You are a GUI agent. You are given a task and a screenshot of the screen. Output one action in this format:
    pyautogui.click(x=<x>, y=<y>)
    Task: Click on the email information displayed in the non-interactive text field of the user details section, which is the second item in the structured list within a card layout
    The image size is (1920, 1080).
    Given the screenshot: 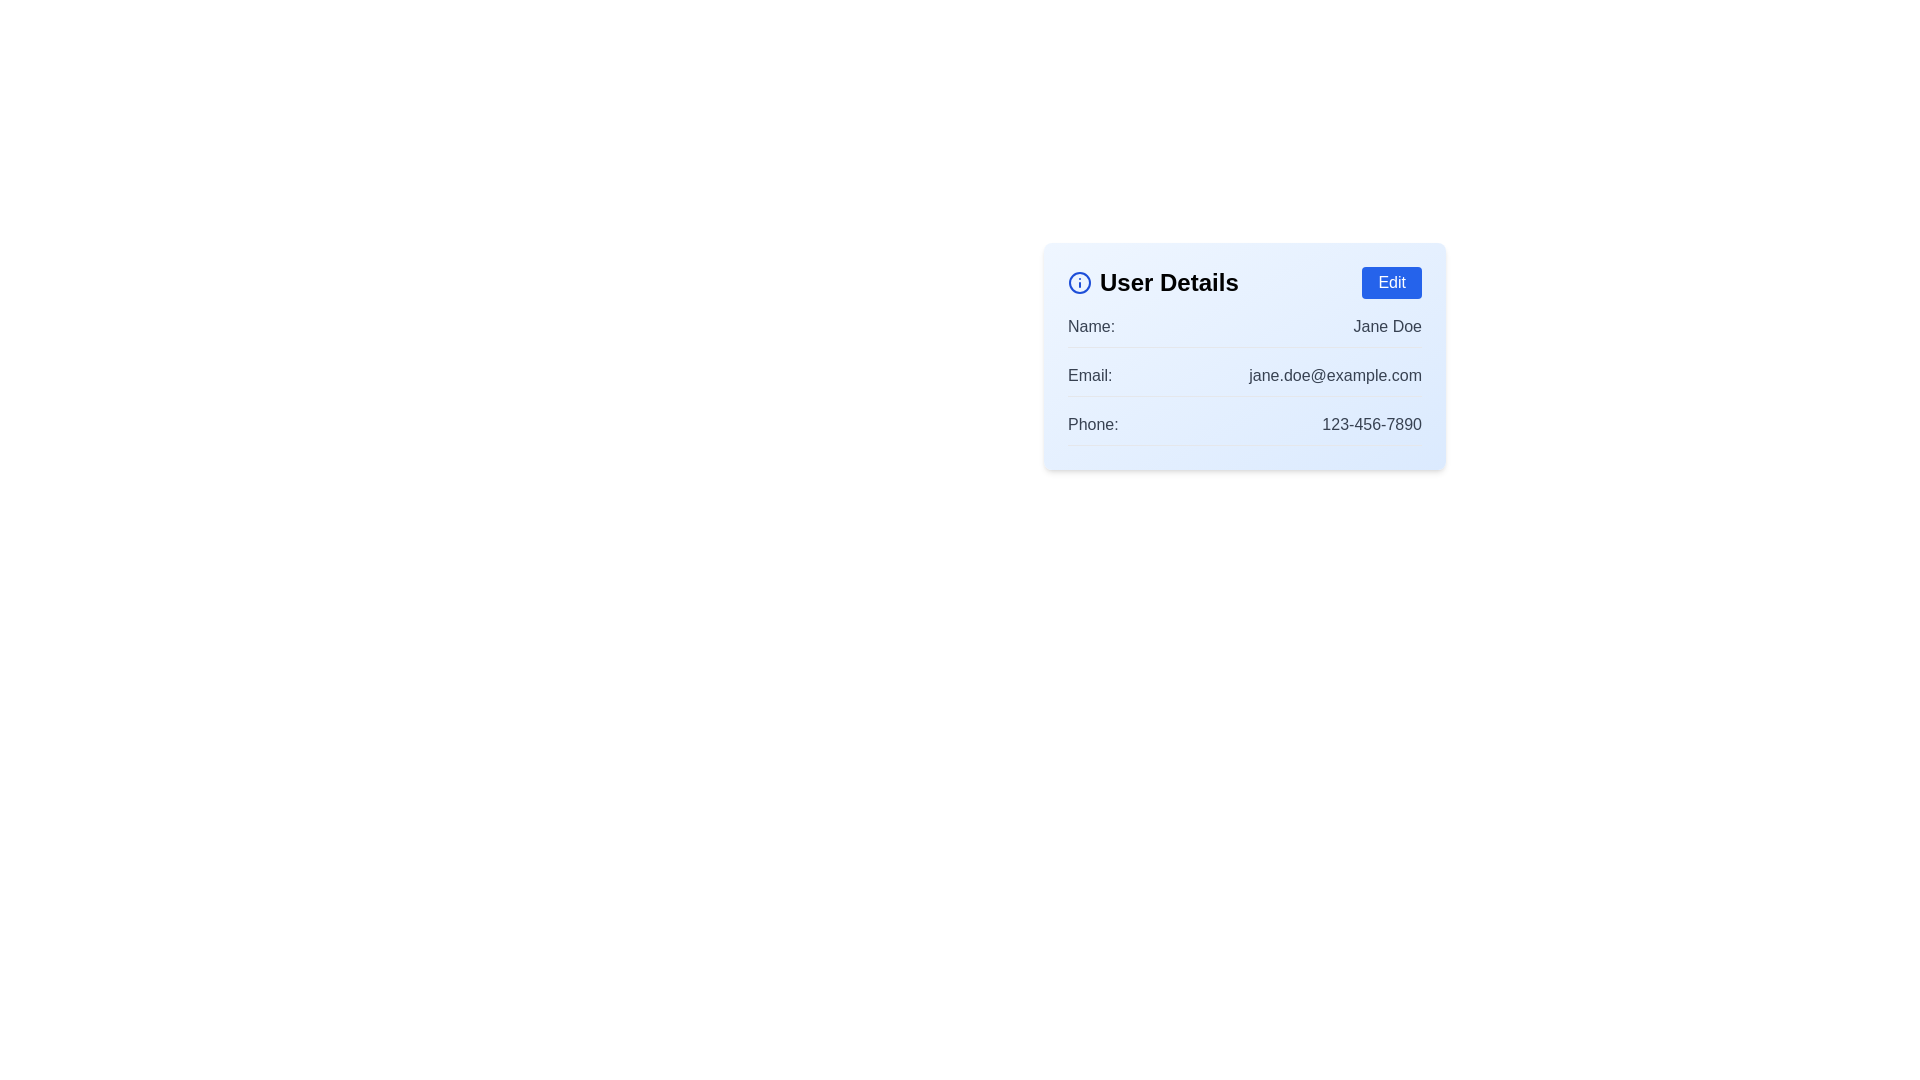 What is the action you would take?
    pyautogui.click(x=1243, y=380)
    